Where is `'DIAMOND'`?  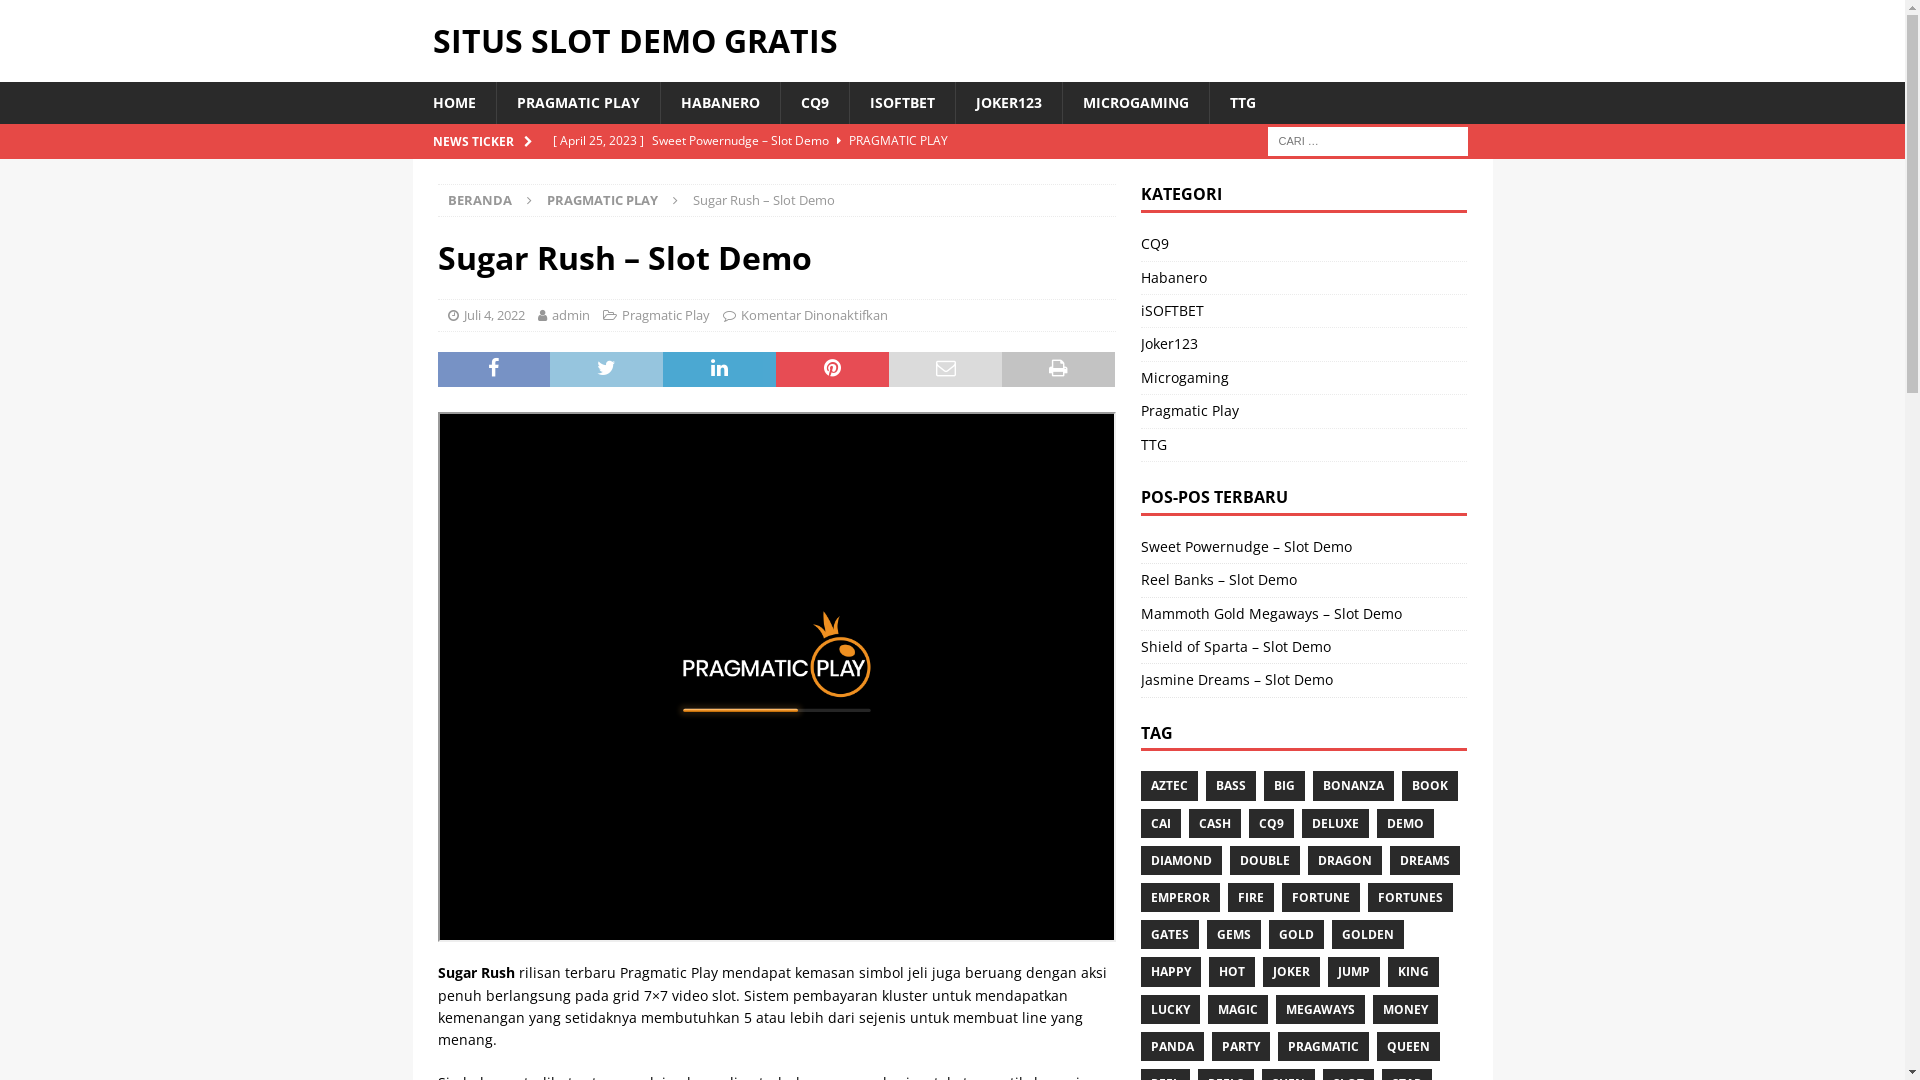
'DIAMOND' is located at coordinates (1181, 859).